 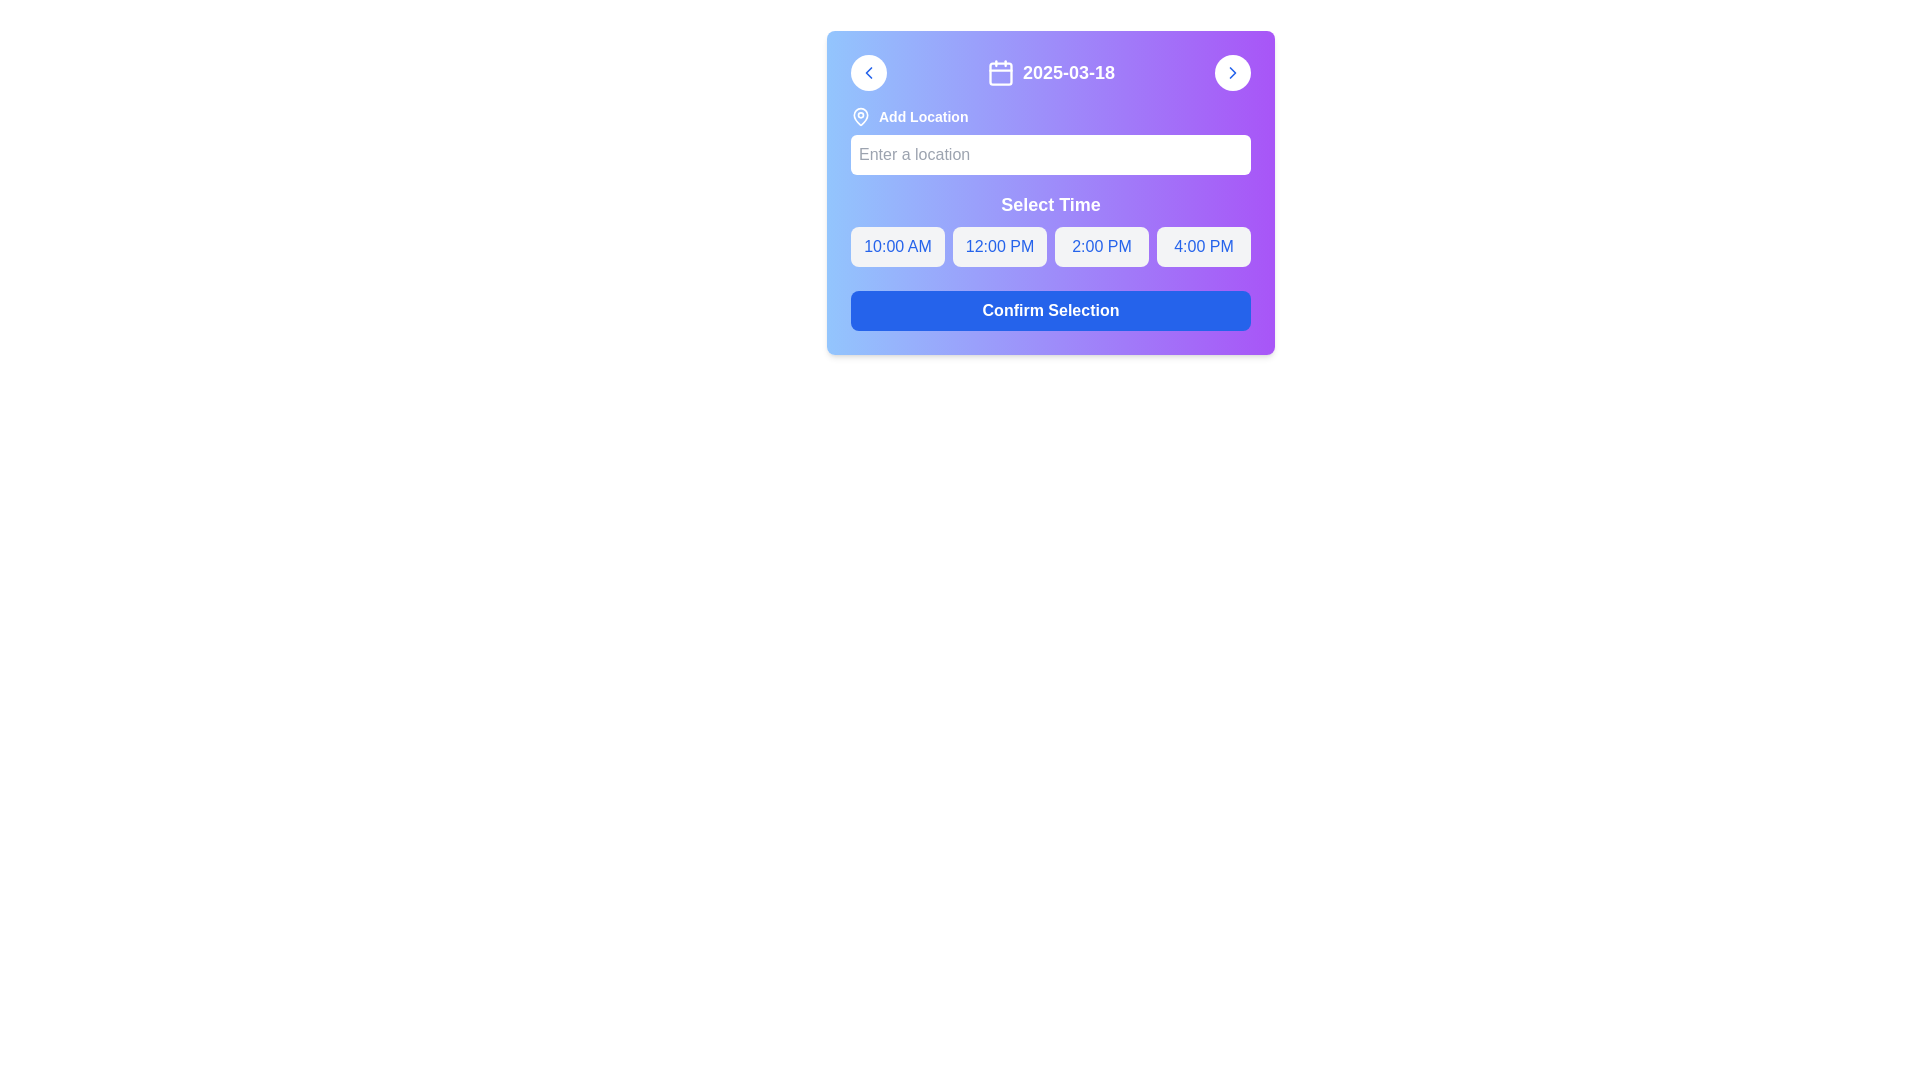 I want to click on the left-pointing chevron icon within the circular button located on the left side of the date display in the calendar interface, so click(x=868, y=72).